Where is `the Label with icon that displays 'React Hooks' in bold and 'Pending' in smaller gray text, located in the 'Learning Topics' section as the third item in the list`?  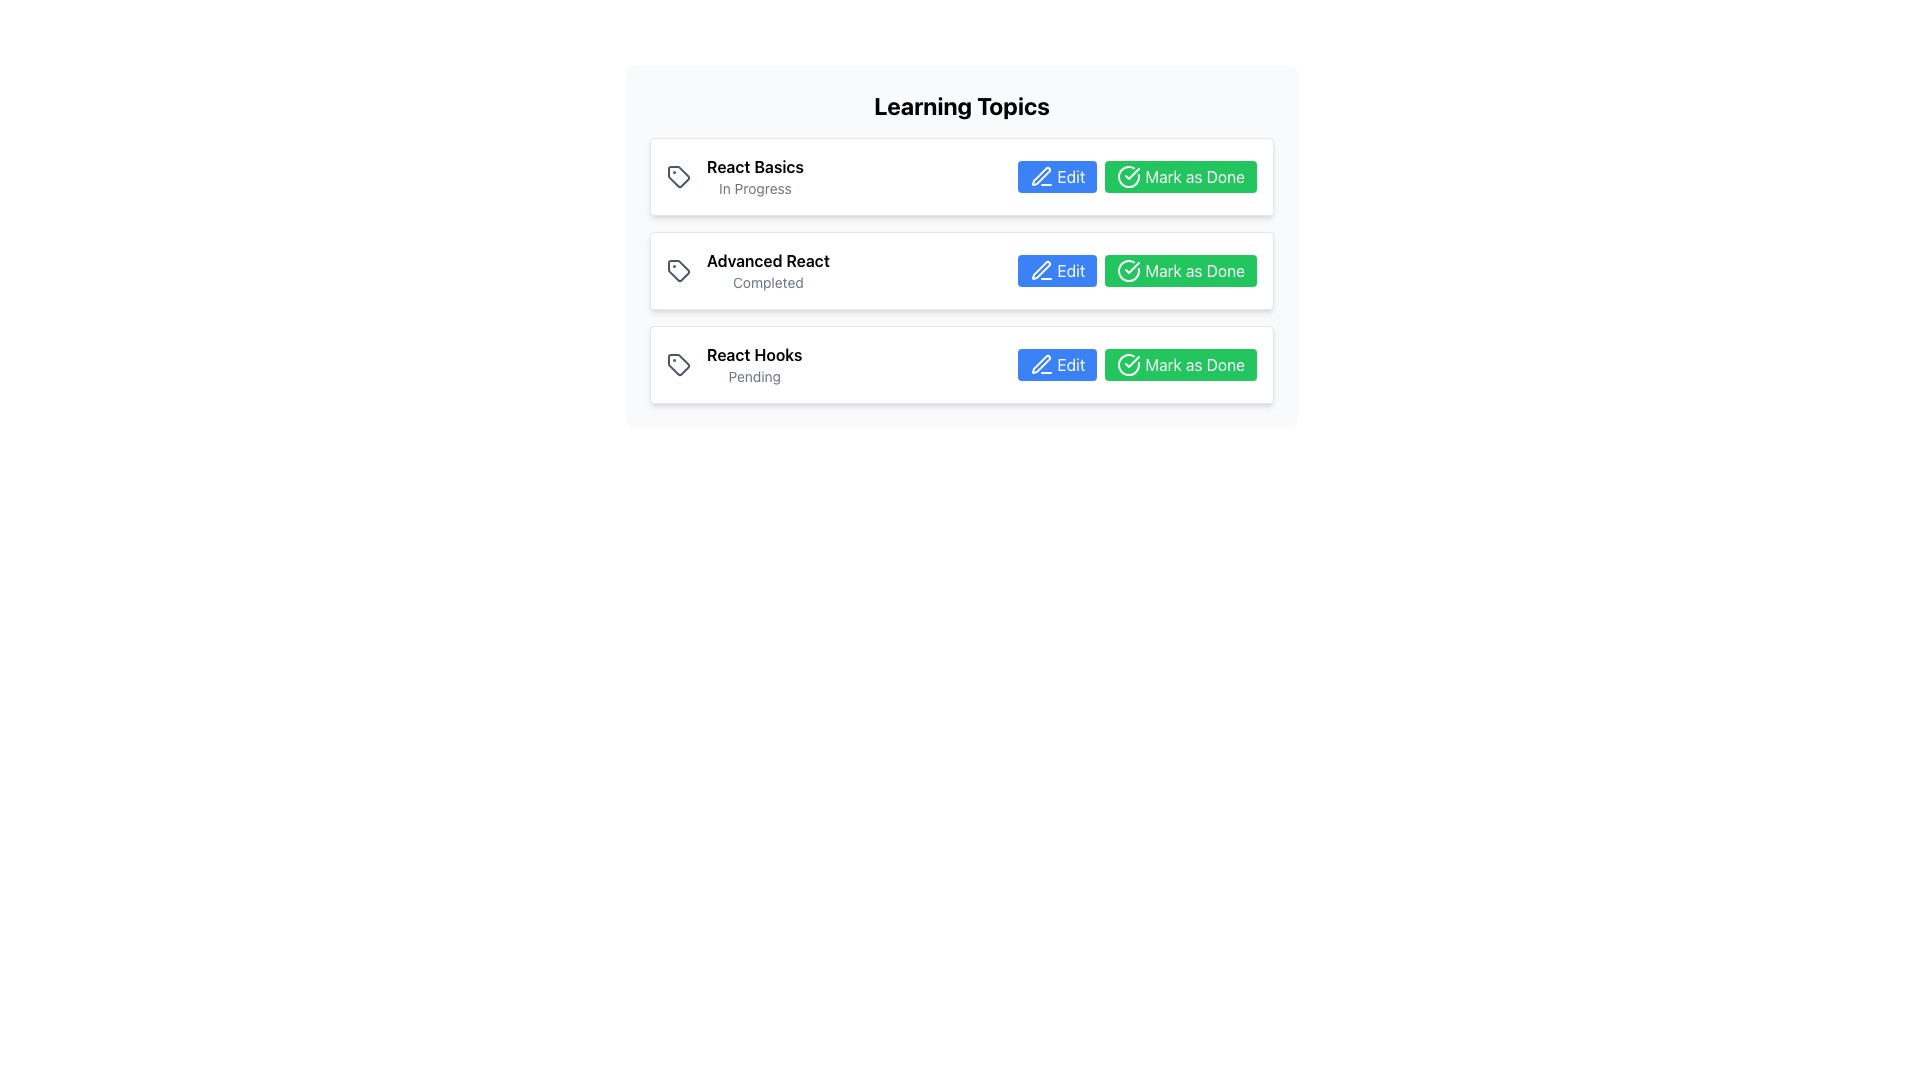
the Label with icon that displays 'React Hooks' in bold and 'Pending' in smaller gray text, located in the 'Learning Topics' section as the third item in the list is located at coordinates (733, 365).